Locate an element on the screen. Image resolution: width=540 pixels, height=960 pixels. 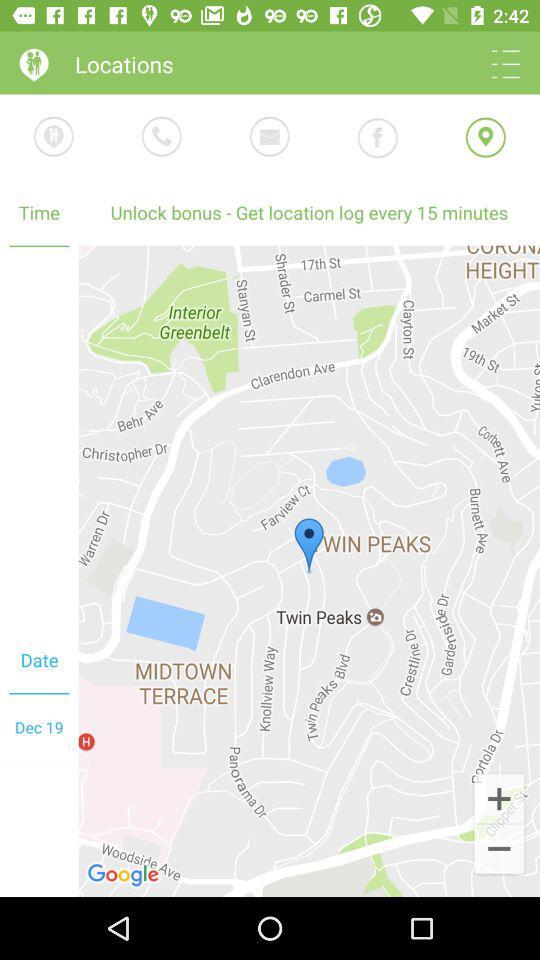
the location icon right to facebook icon is located at coordinates (485, 137).